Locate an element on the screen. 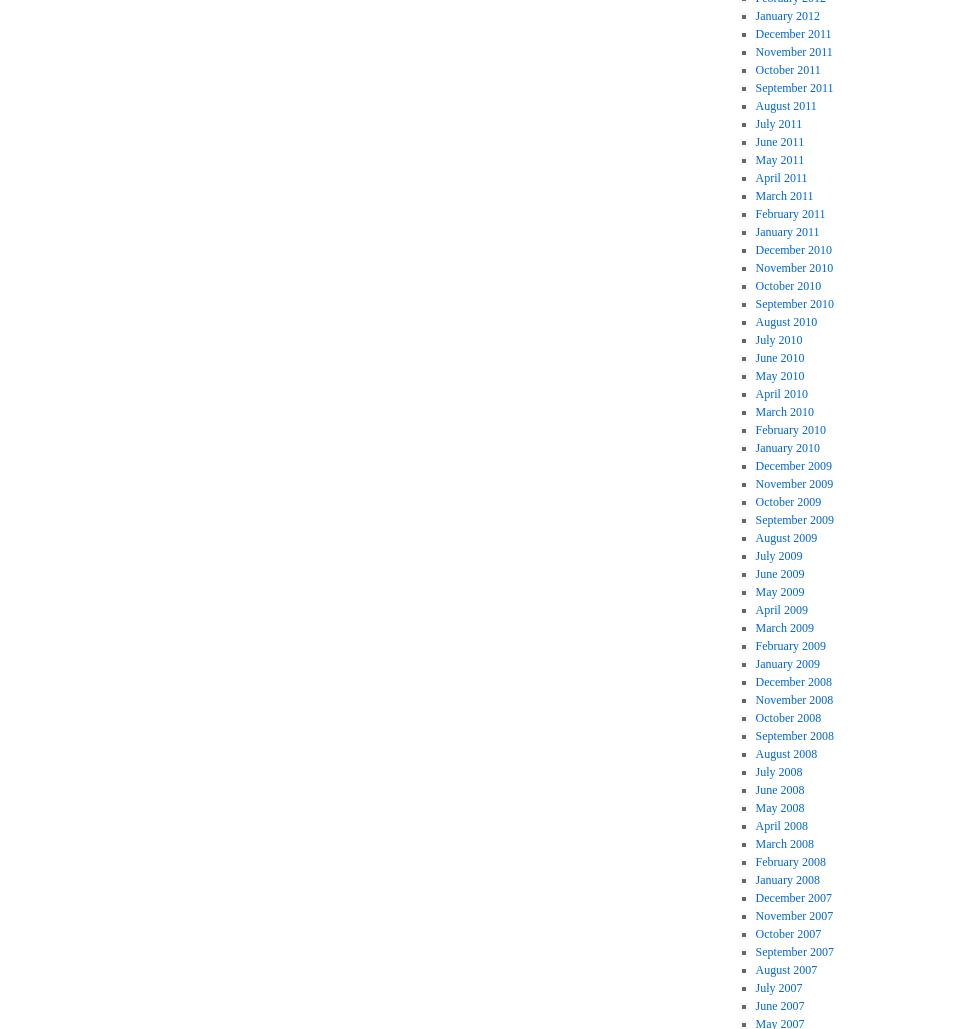 The width and height of the screenshot is (980, 1029). 'March 2010' is located at coordinates (784, 411).